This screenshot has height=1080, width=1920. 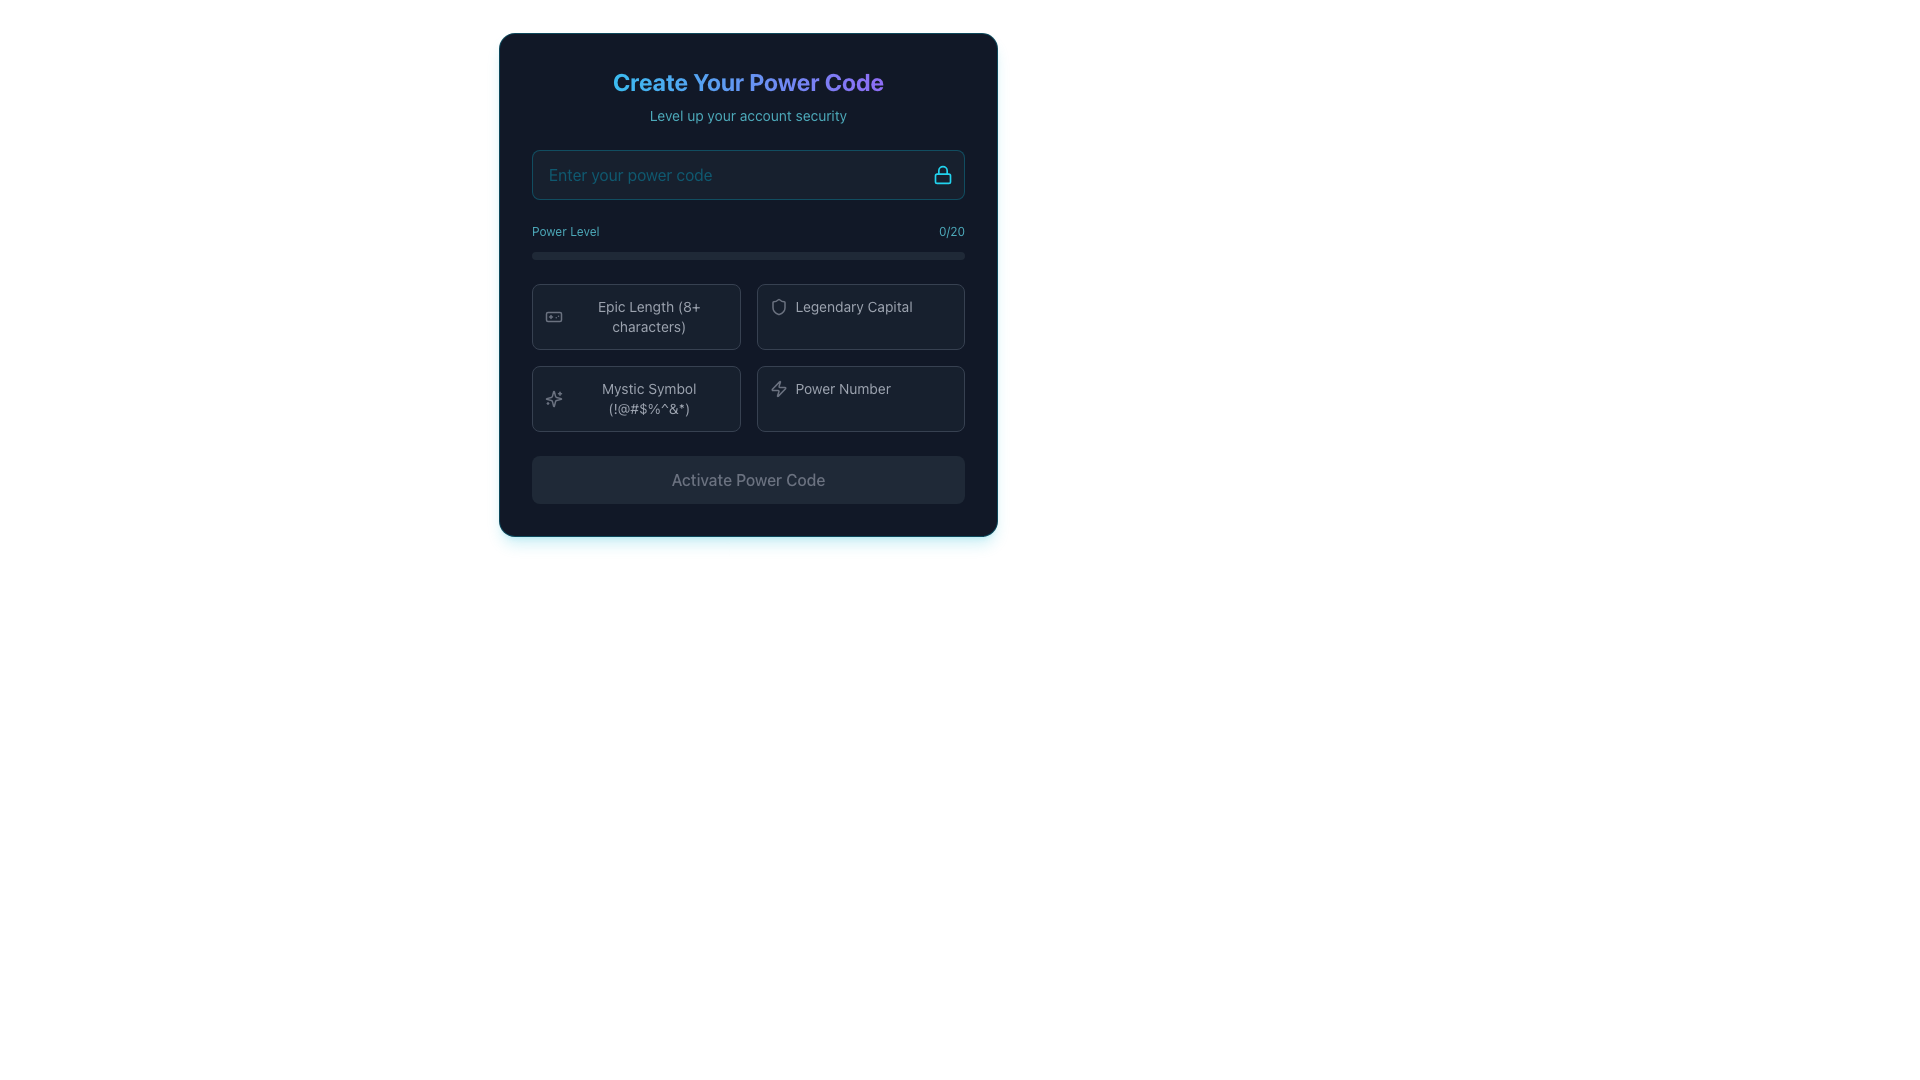 I want to click on the small cyan lock icon button located at the rightmost end of the password input field within the 'Create Your Power Code' interface, so click(x=941, y=173).